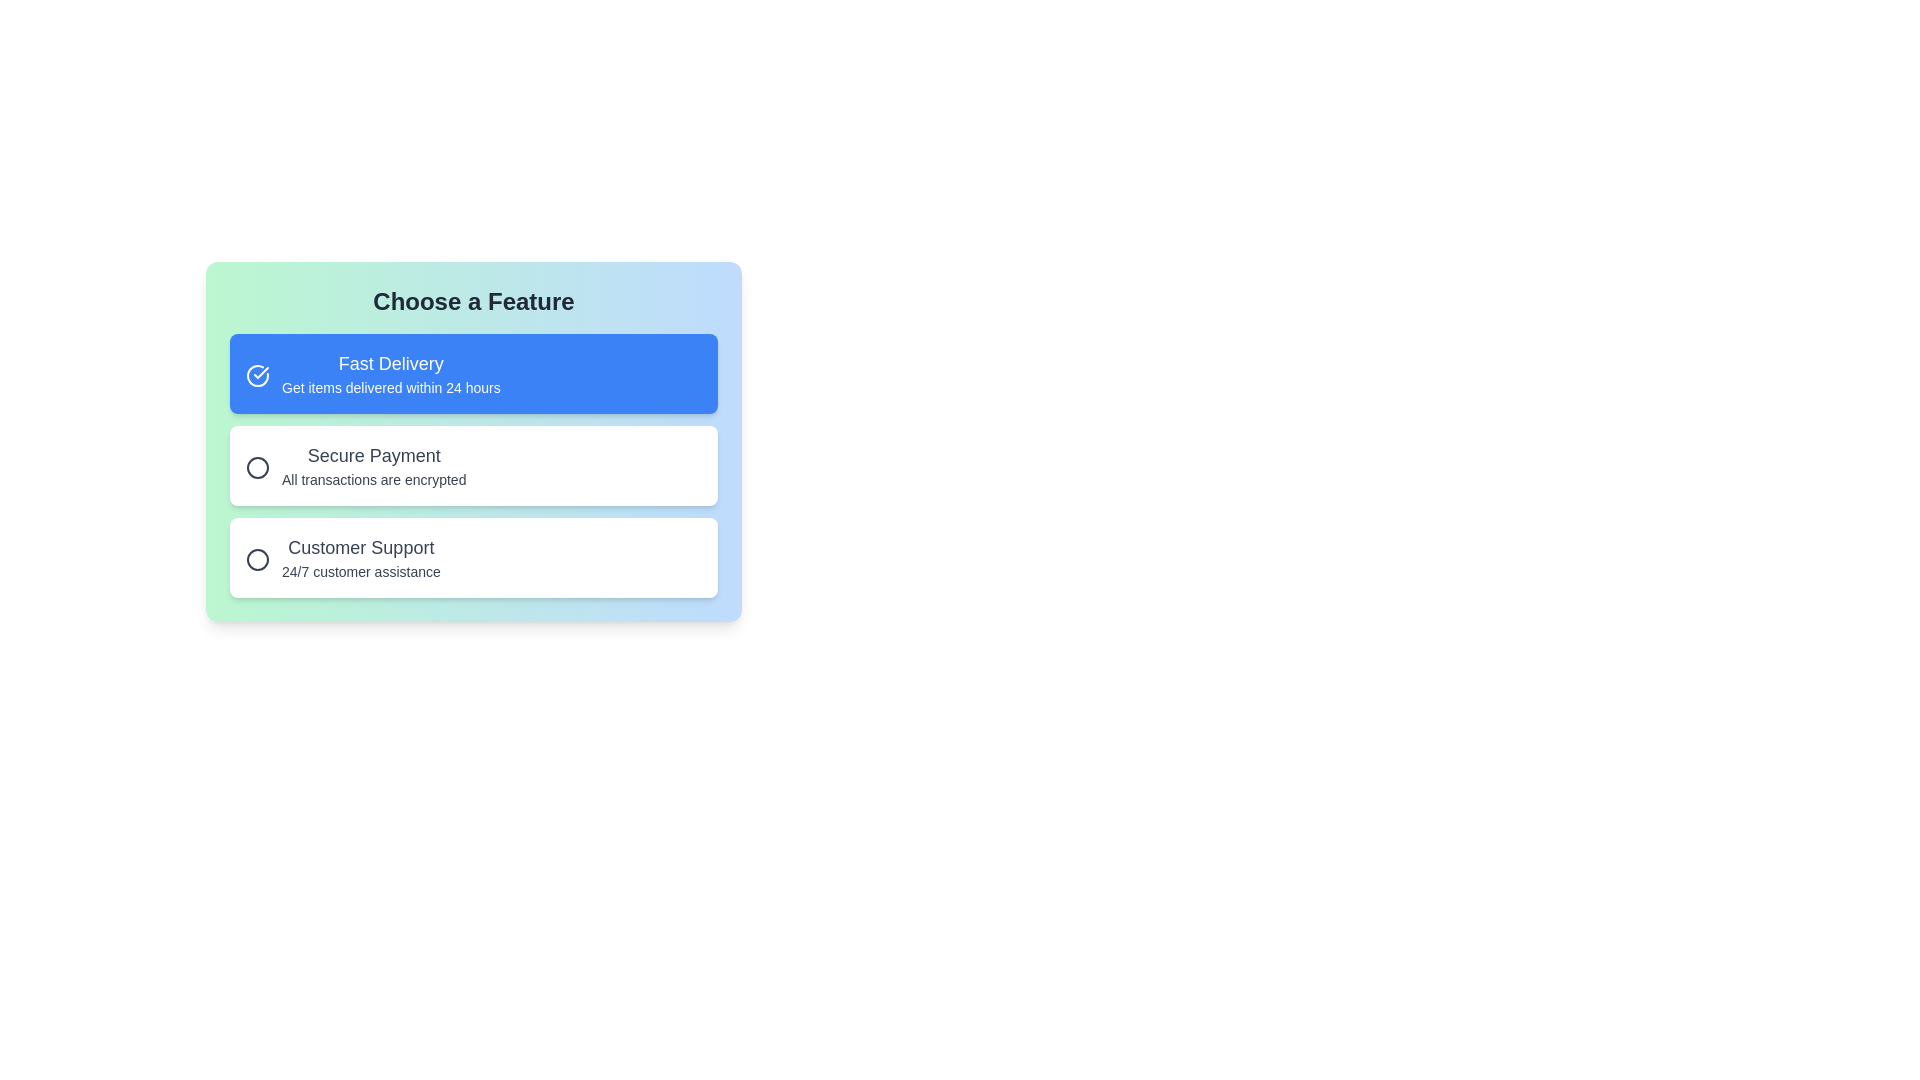 The image size is (1920, 1080). What do you see at coordinates (374, 479) in the screenshot?
I see `the static text label that displays 'All transactions are encrypted', which is positioned below the 'Secure Payment' title and above the 'Customer Support' option` at bounding box center [374, 479].